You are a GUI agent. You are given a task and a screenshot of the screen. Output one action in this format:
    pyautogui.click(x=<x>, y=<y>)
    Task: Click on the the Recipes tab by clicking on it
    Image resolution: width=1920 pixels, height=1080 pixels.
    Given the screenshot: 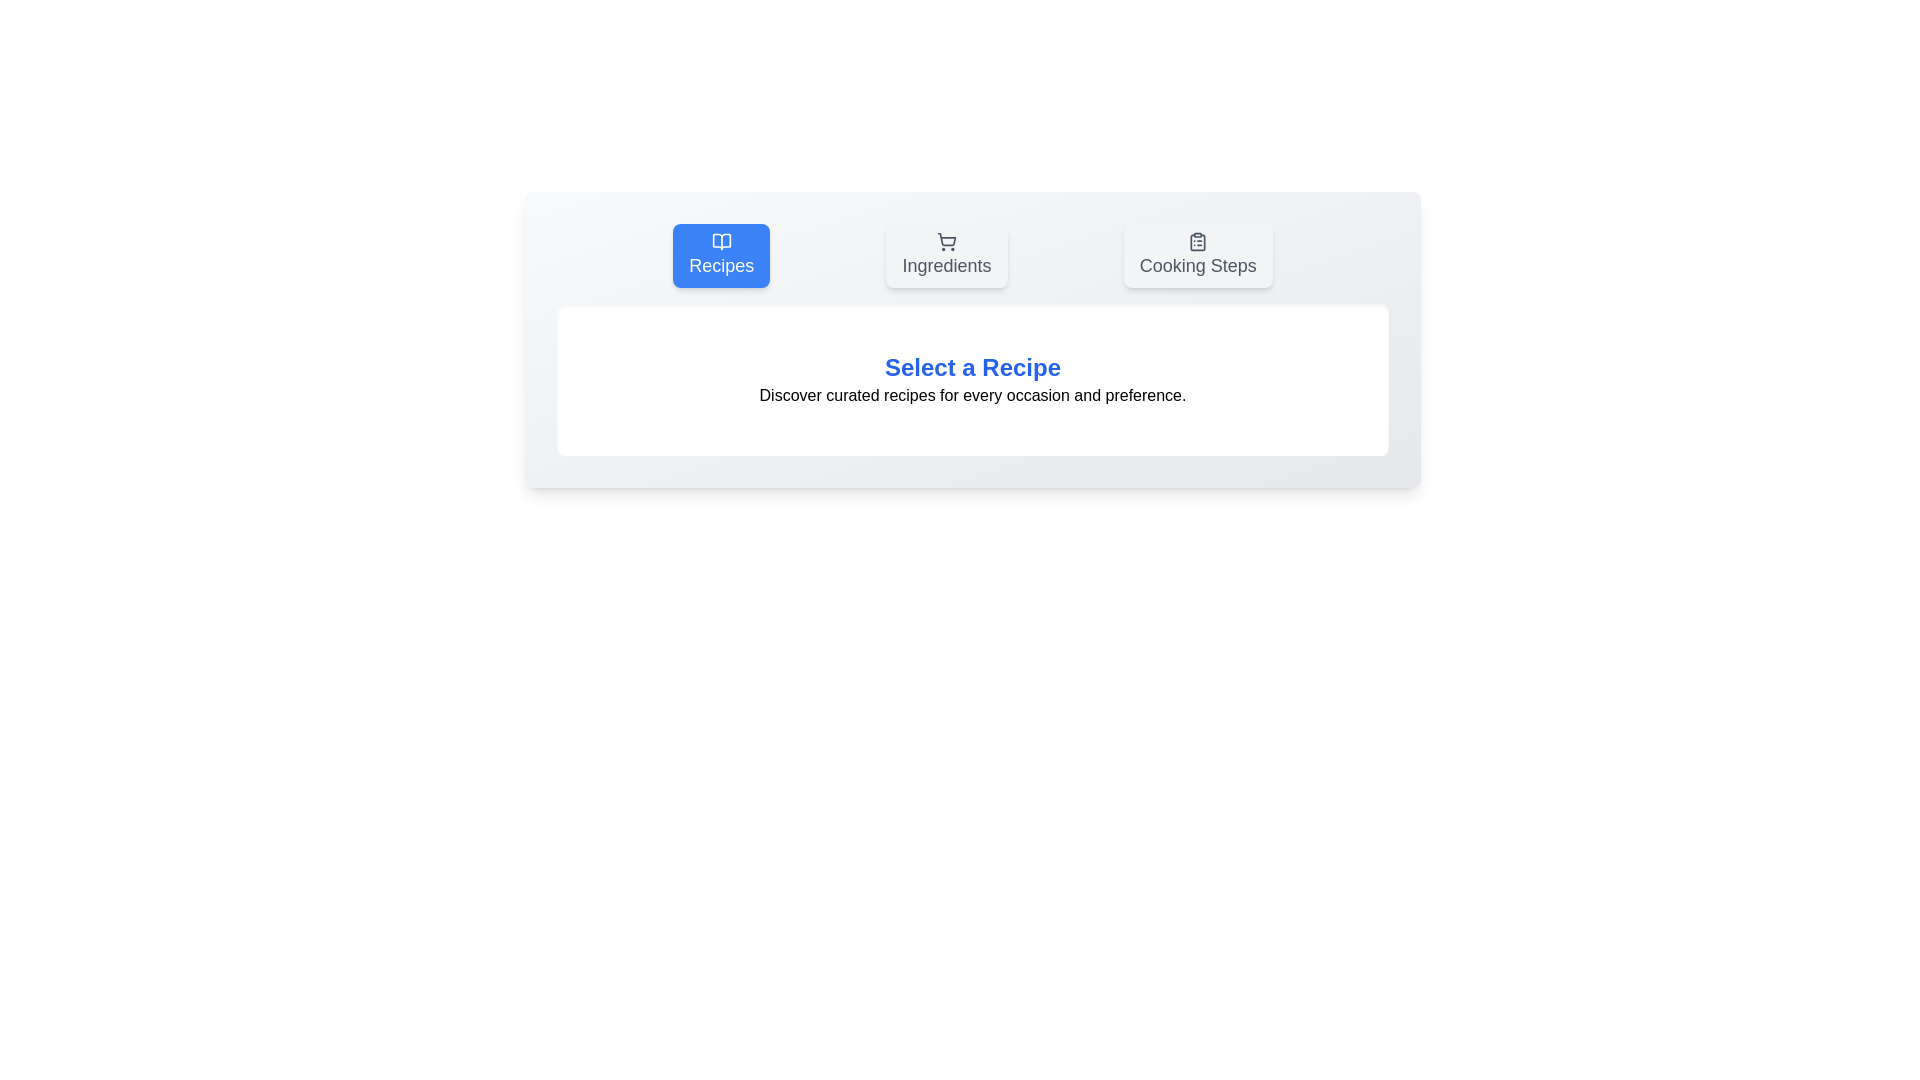 What is the action you would take?
    pyautogui.click(x=720, y=254)
    